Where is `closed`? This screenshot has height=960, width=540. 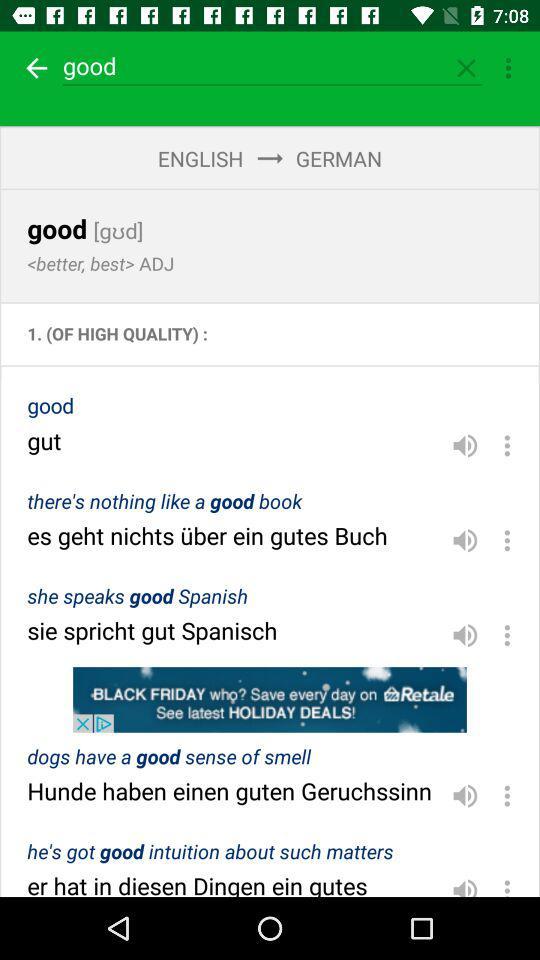 closed is located at coordinates (466, 68).